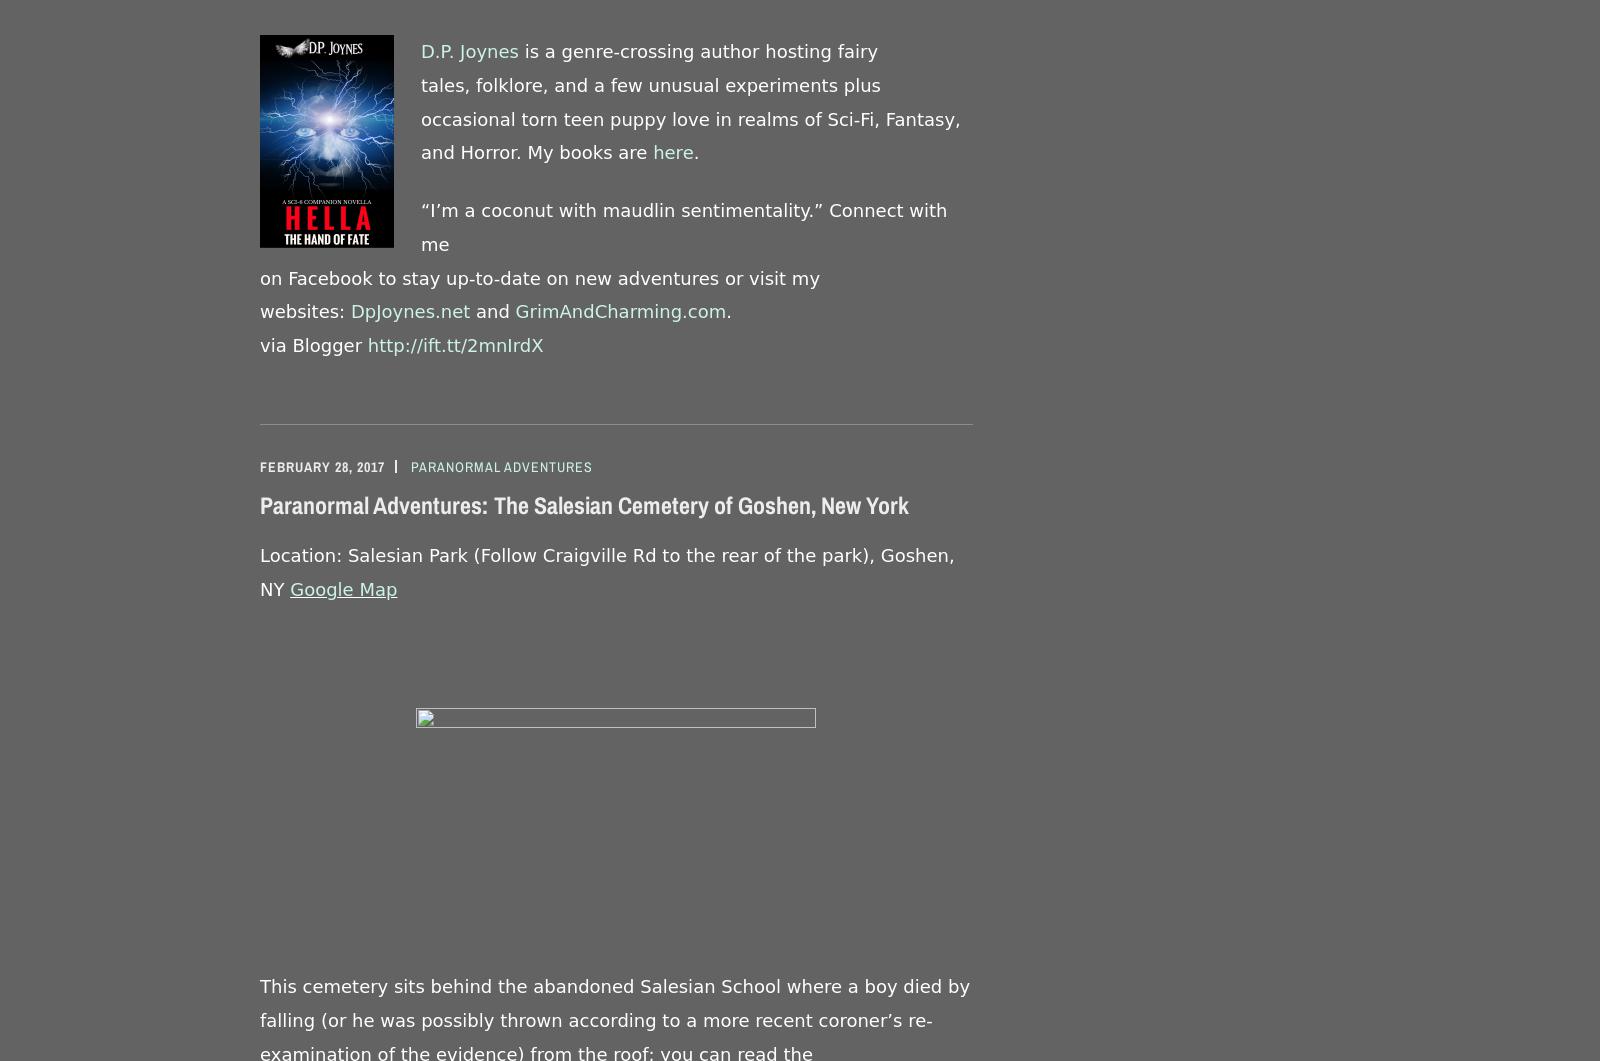  What do you see at coordinates (672, 152) in the screenshot?
I see `'here'` at bounding box center [672, 152].